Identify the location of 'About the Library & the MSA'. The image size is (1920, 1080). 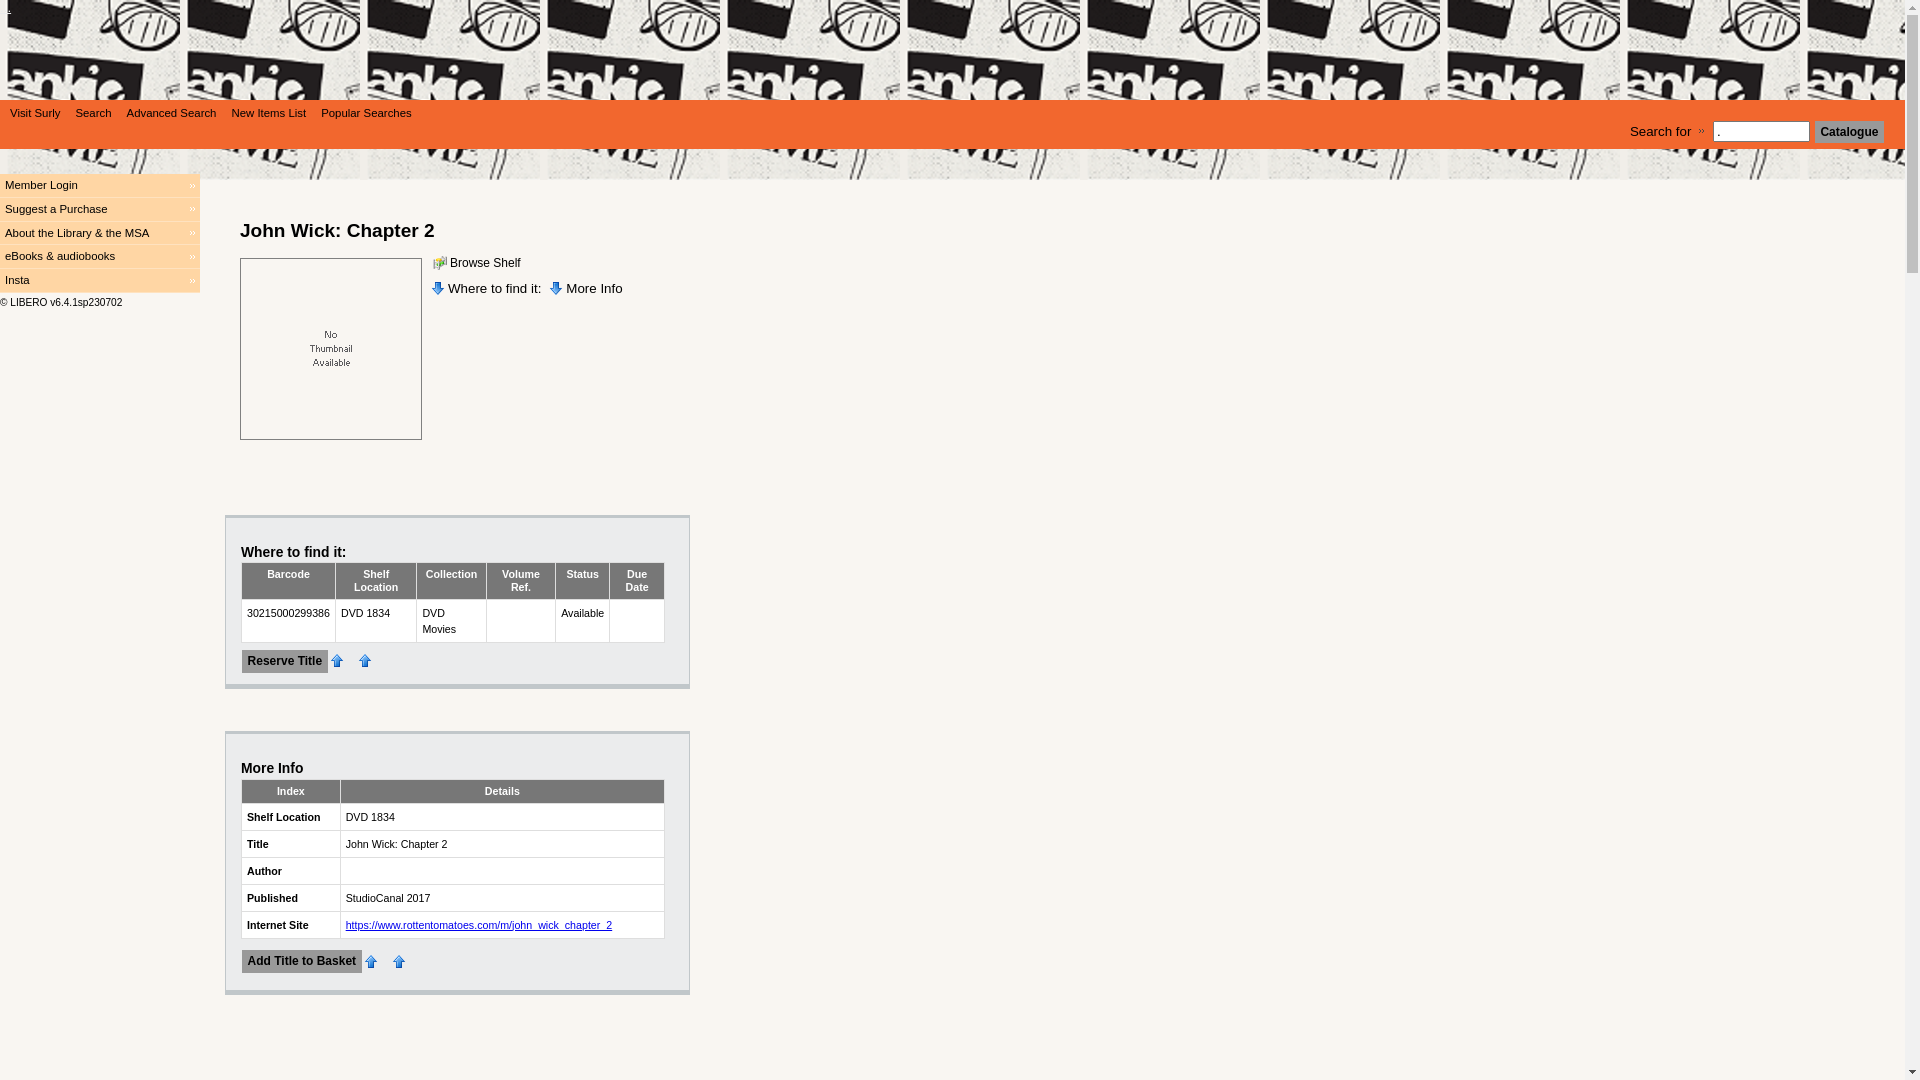
(0, 233).